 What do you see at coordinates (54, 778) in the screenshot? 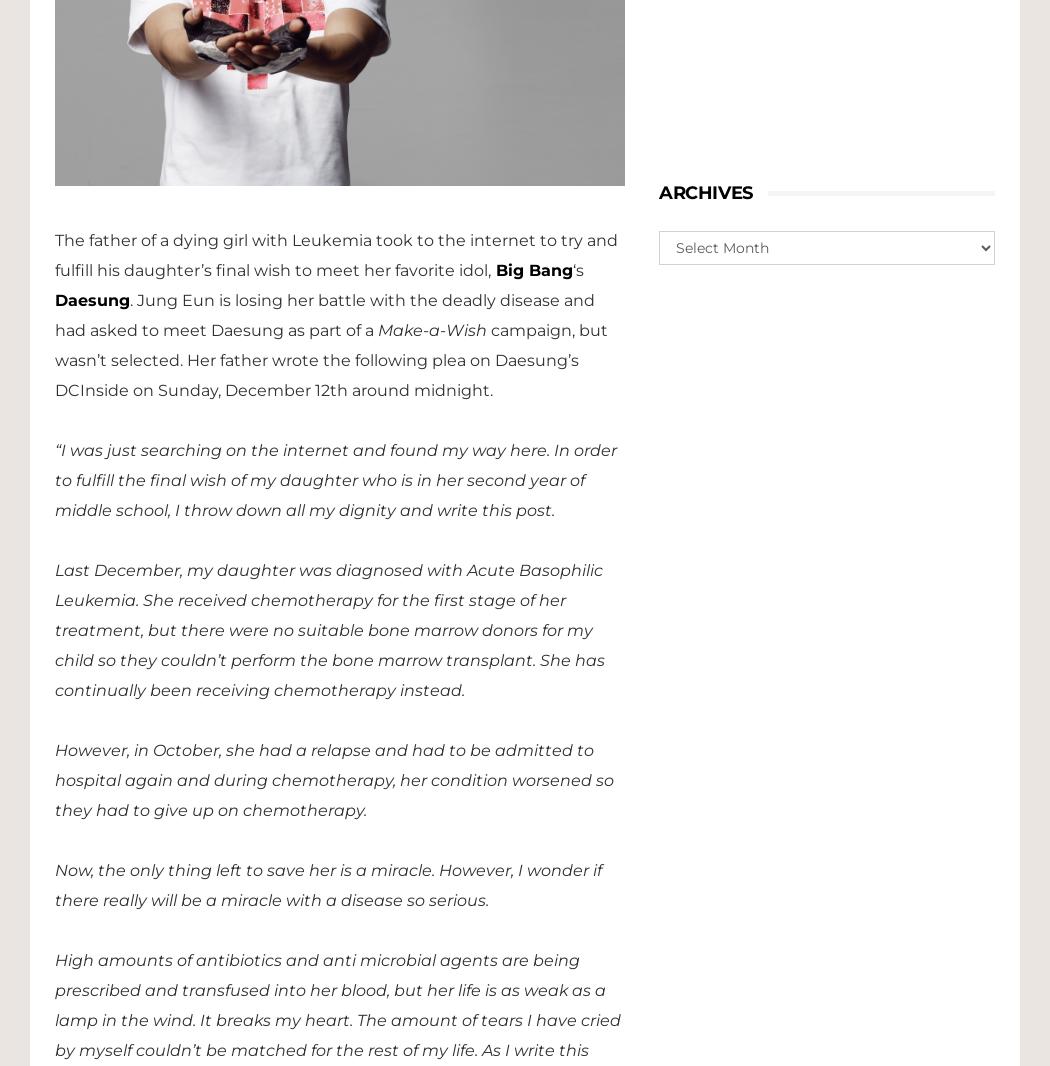
I see `'However, in October, she had a relapse and had to be admitted to hospital again and during chemotherapy, her condition worsened so they had to give up on chemotherapy.'` at bounding box center [54, 778].